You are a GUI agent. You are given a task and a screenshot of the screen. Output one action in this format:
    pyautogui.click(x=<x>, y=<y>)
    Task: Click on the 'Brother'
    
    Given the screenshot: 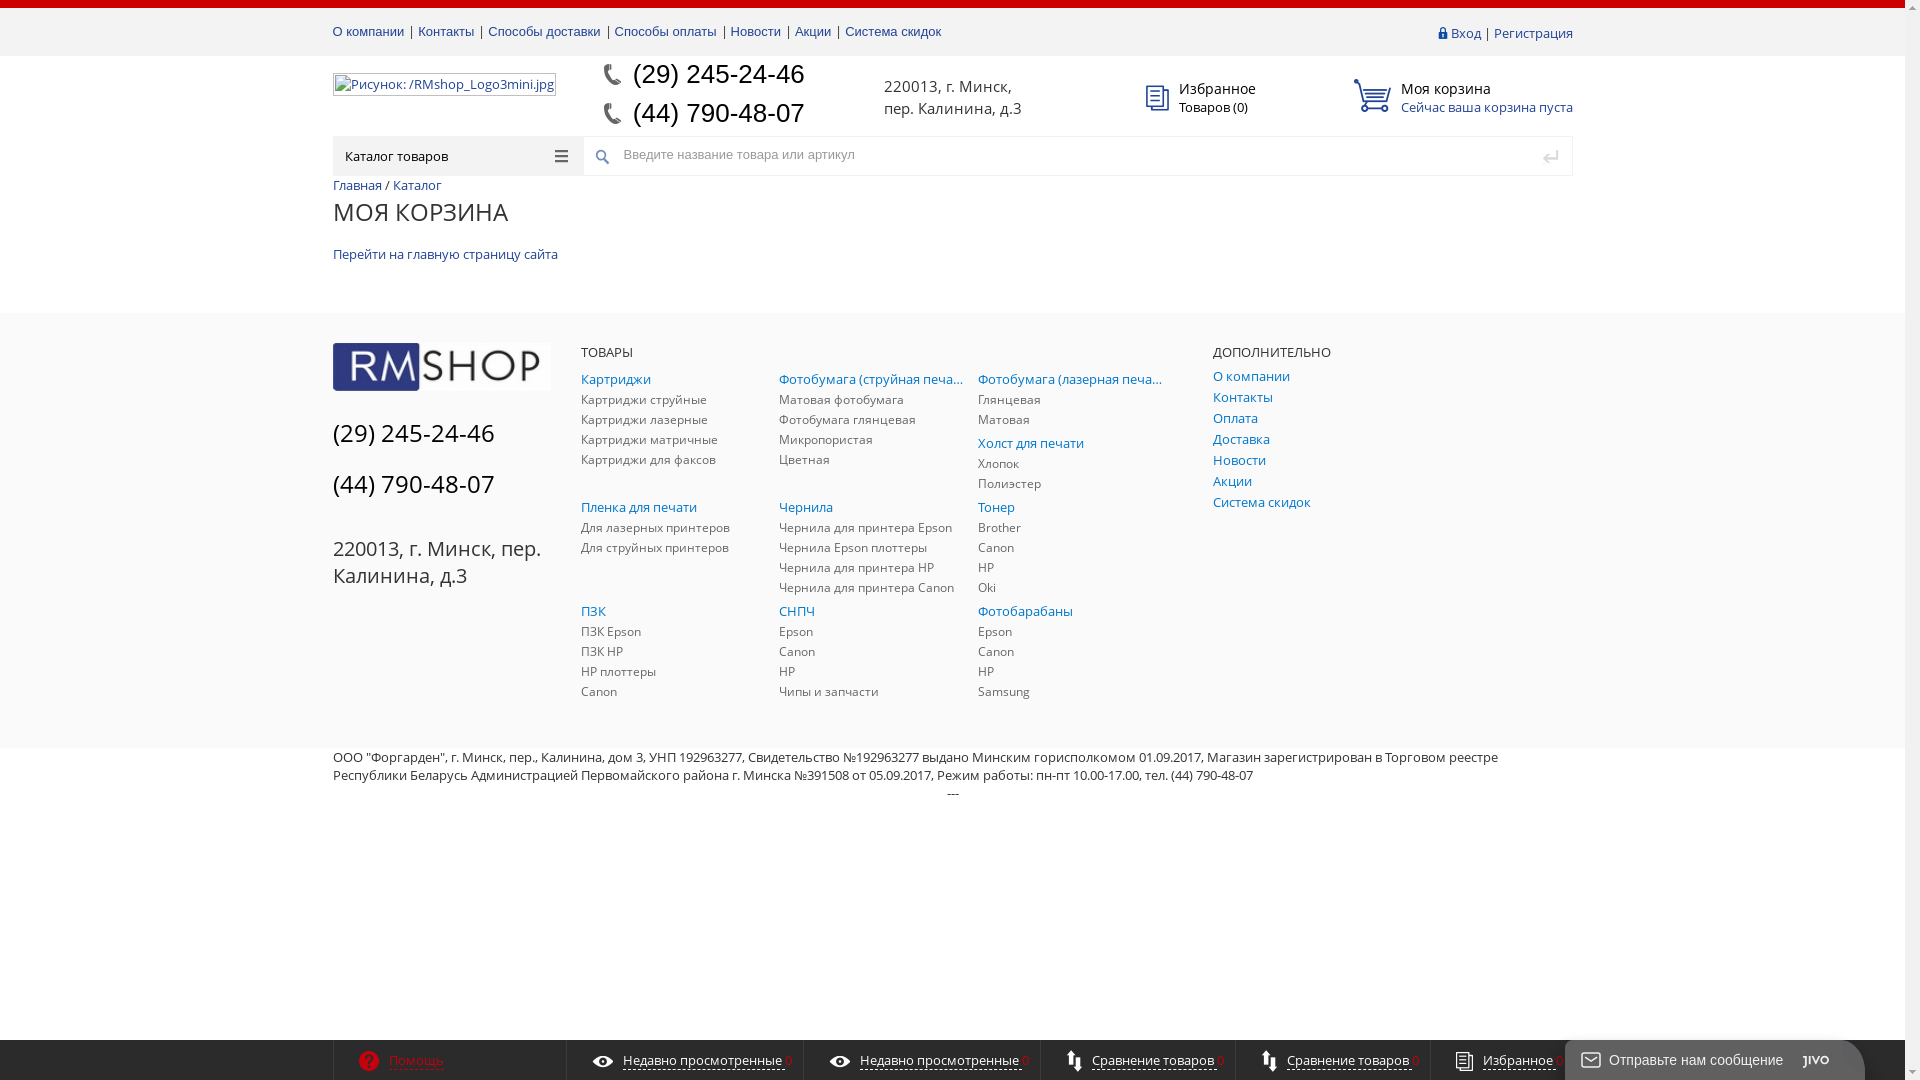 What is the action you would take?
    pyautogui.click(x=1071, y=526)
    